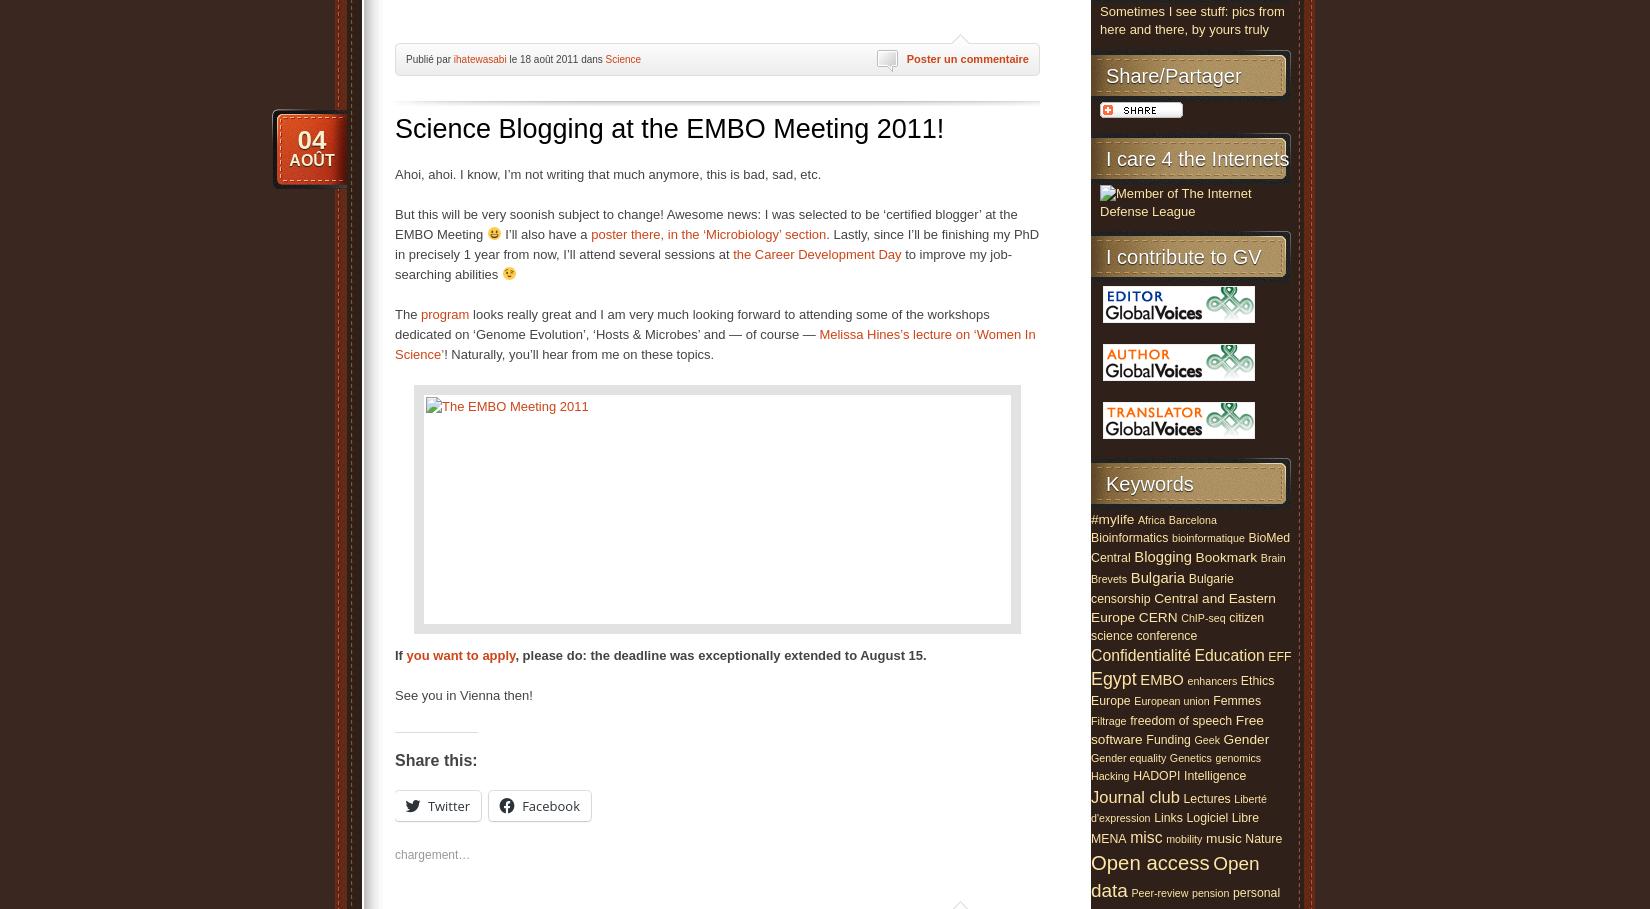 The image size is (1650, 909). Describe the element at coordinates (395, 312) in the screenshot. I see `'The'` at that location.